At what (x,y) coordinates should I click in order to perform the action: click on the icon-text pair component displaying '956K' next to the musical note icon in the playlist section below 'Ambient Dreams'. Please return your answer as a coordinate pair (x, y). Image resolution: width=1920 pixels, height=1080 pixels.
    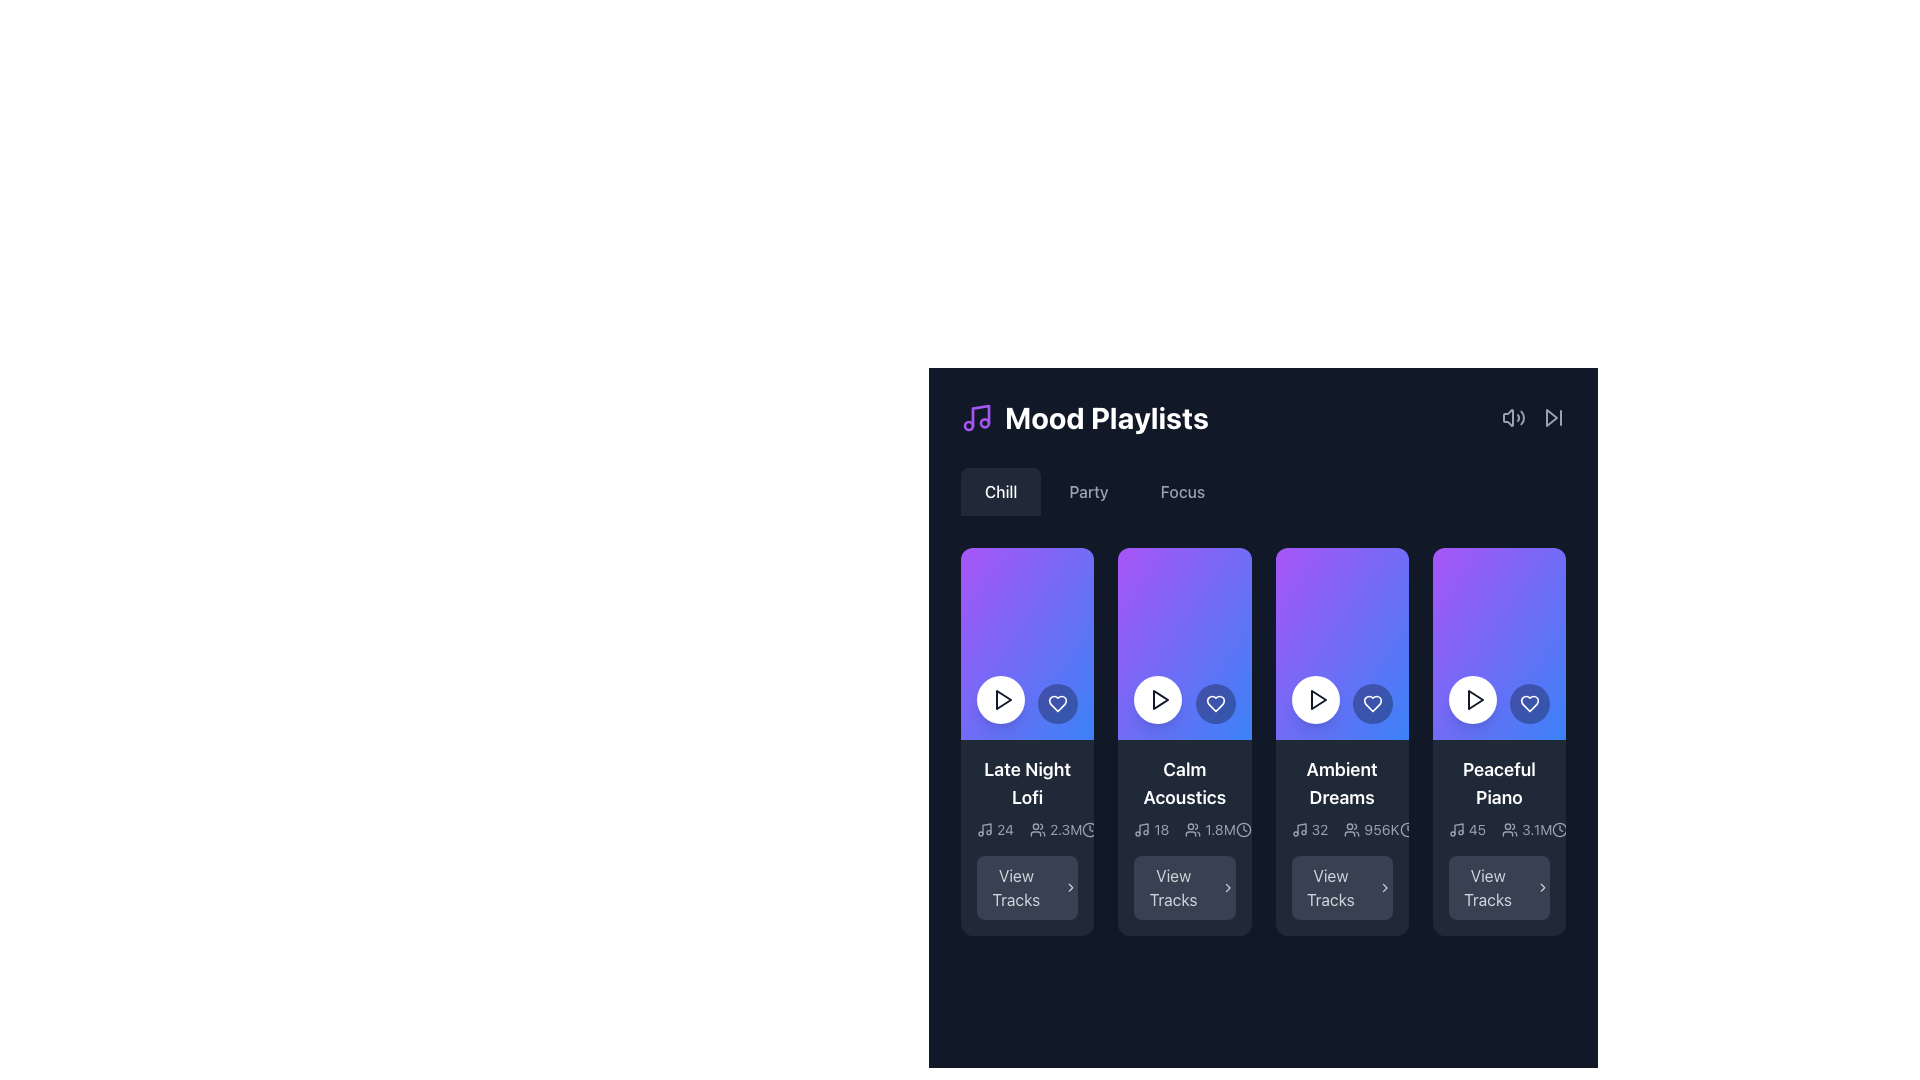
    Looking at the image, I should click on (1342, 829).